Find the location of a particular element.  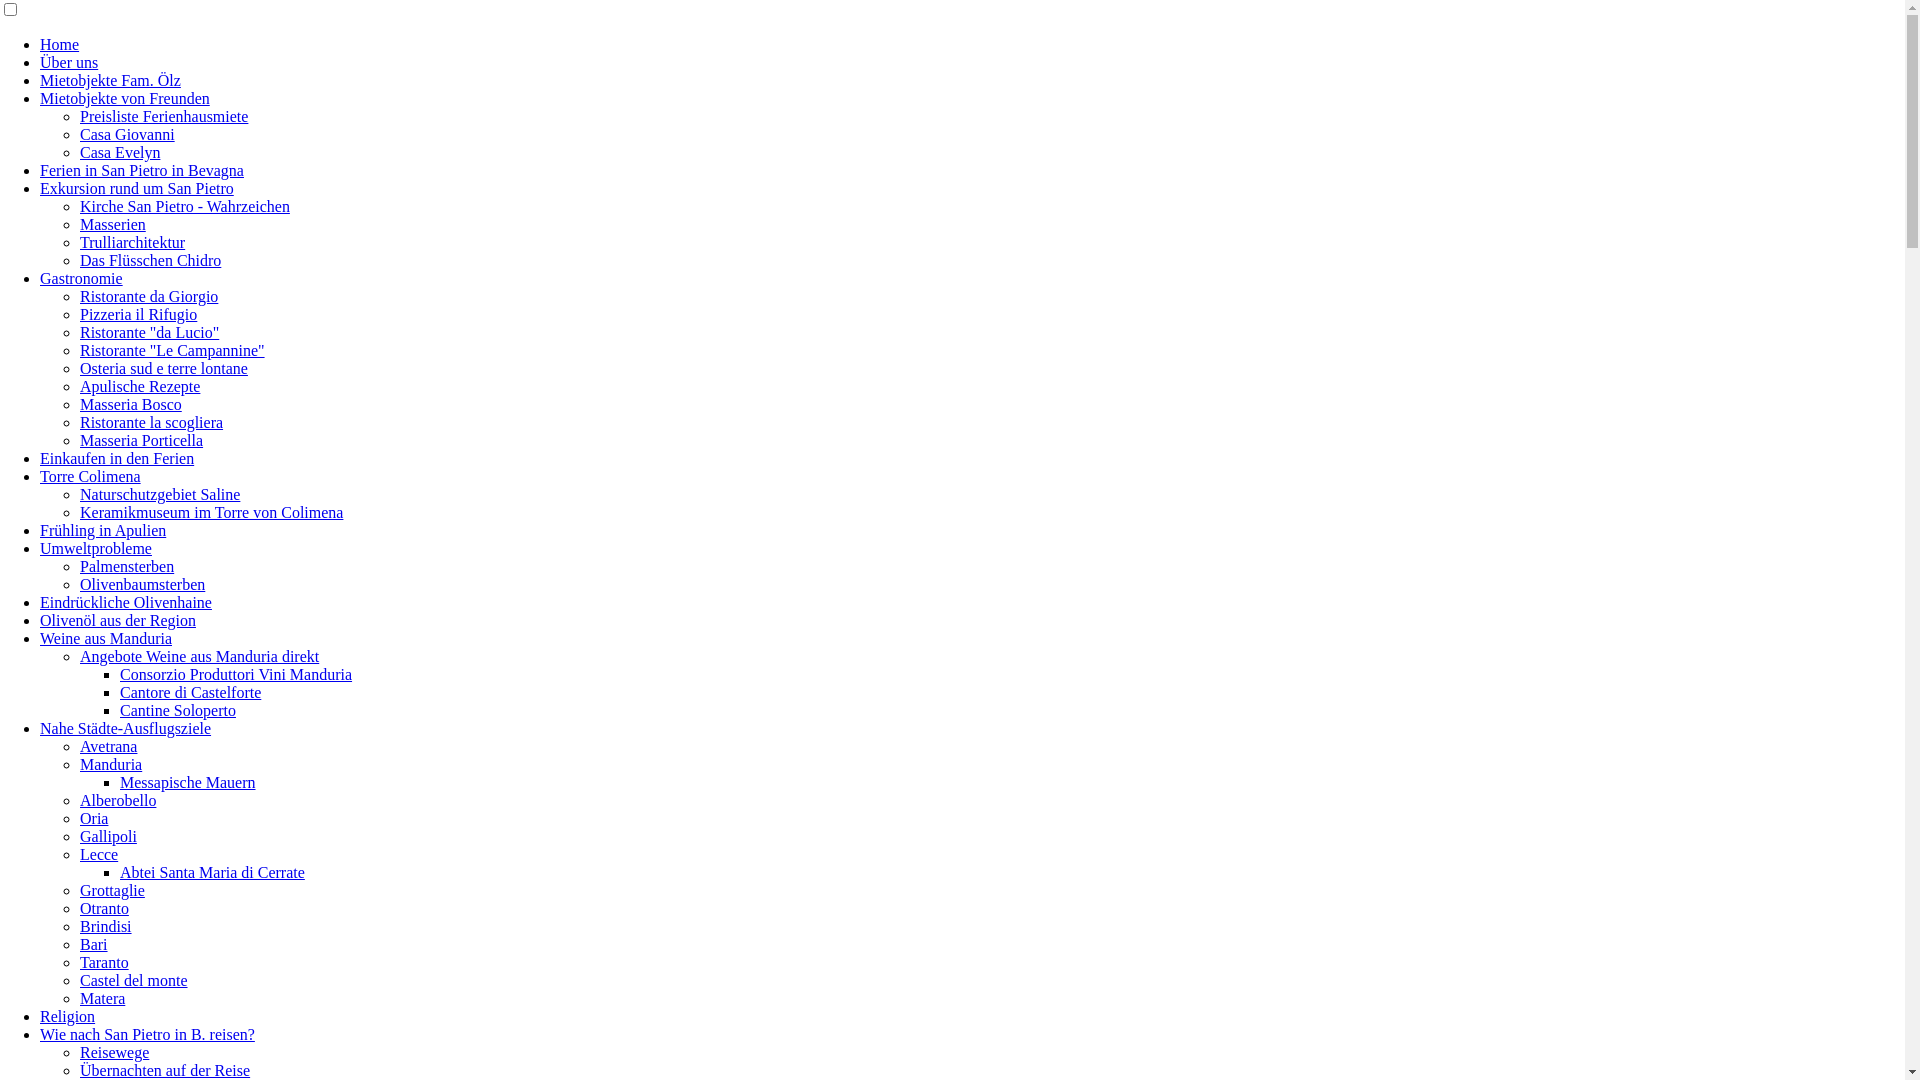

'Messapische Mauern' is located at coordinates (187, 781).